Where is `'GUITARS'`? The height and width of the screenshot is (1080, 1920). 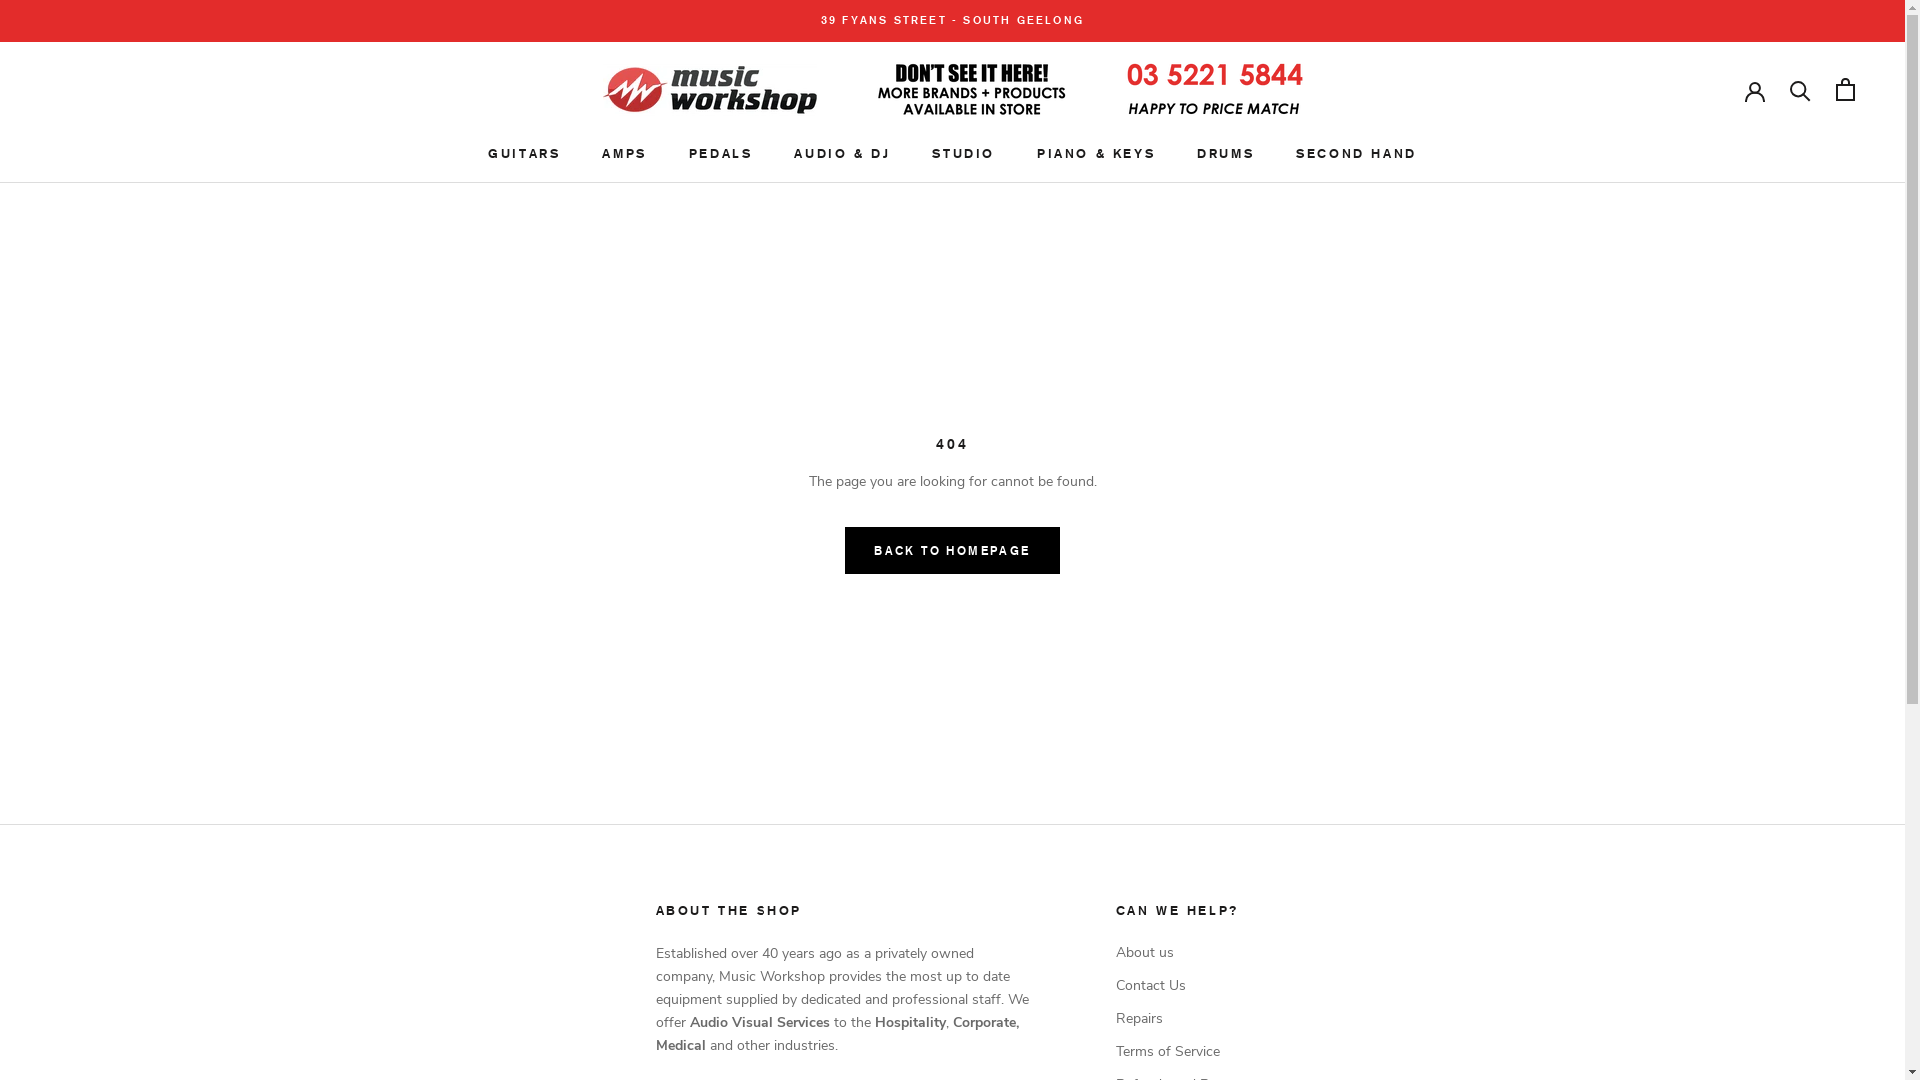
'GUITARS' is located at coordinates (488, 152).